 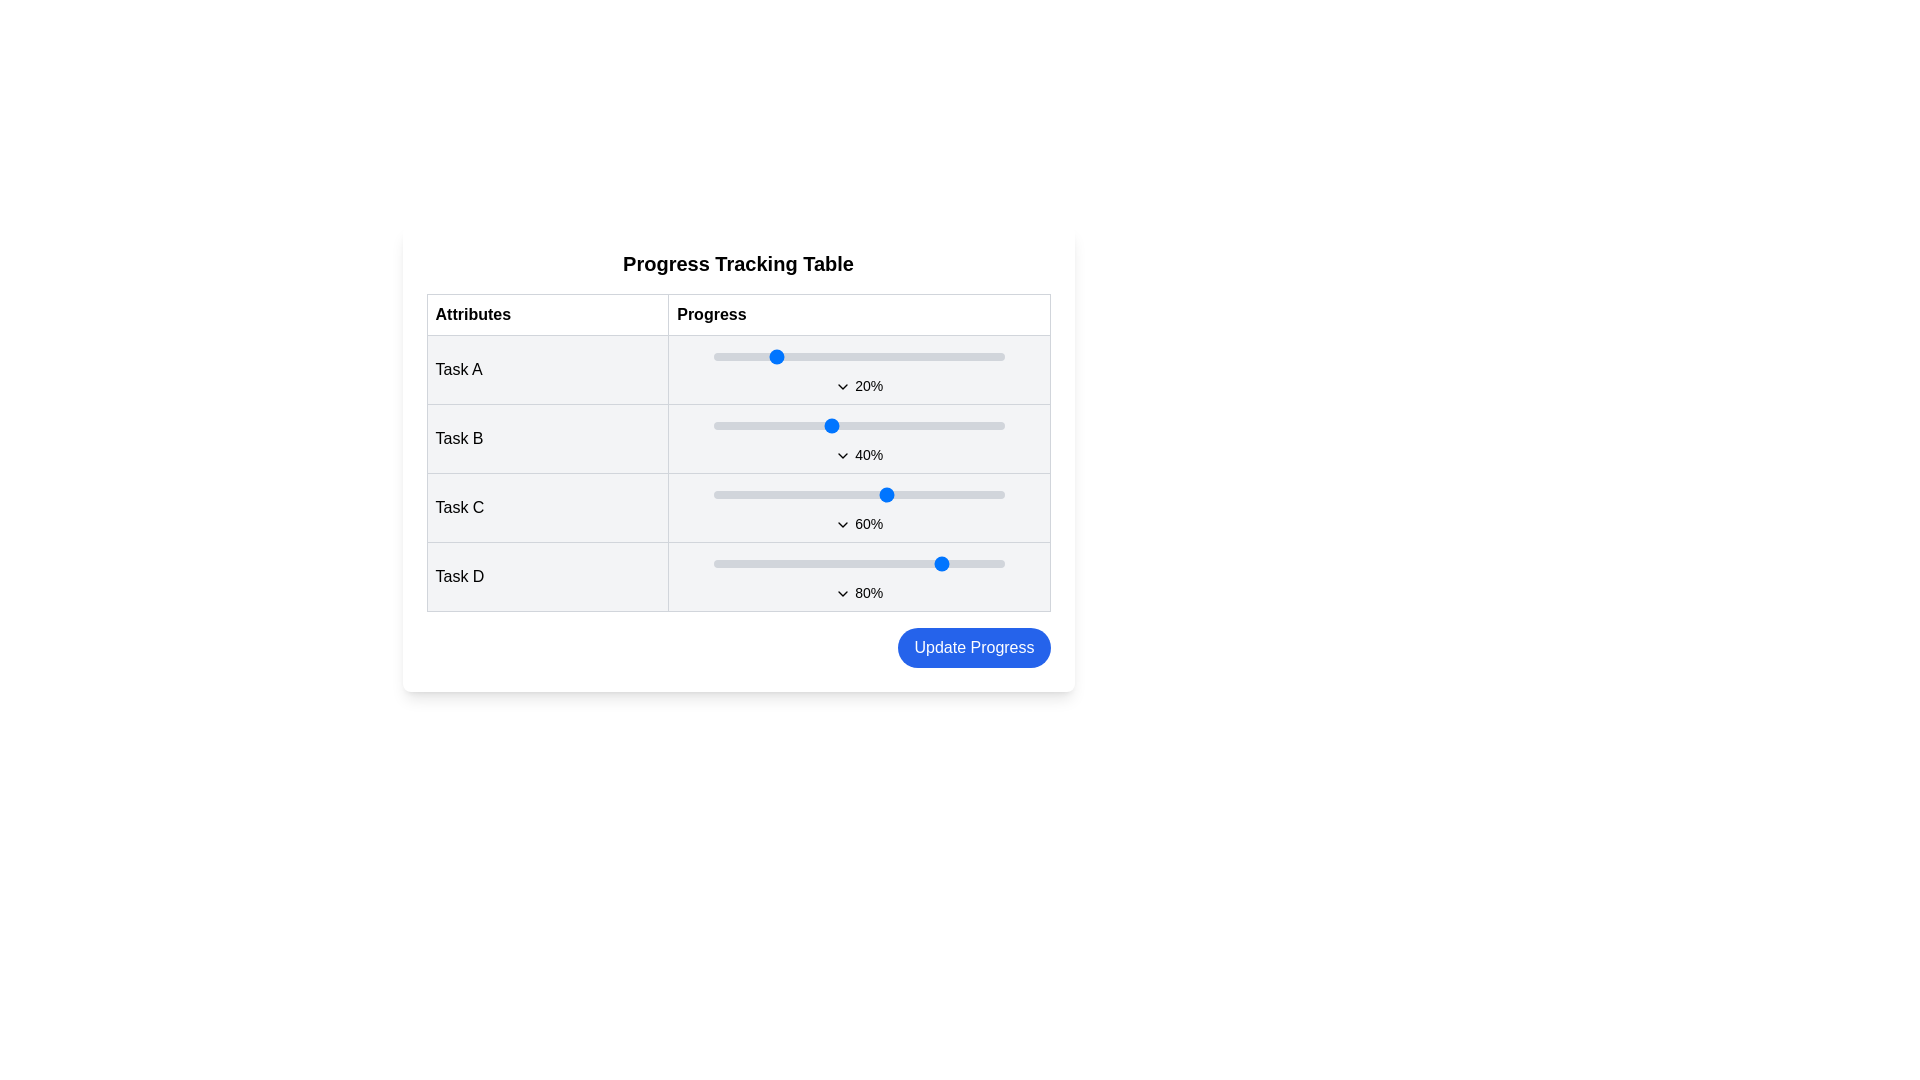 I want to click on progress for Task D, so click(x=907, y=563).